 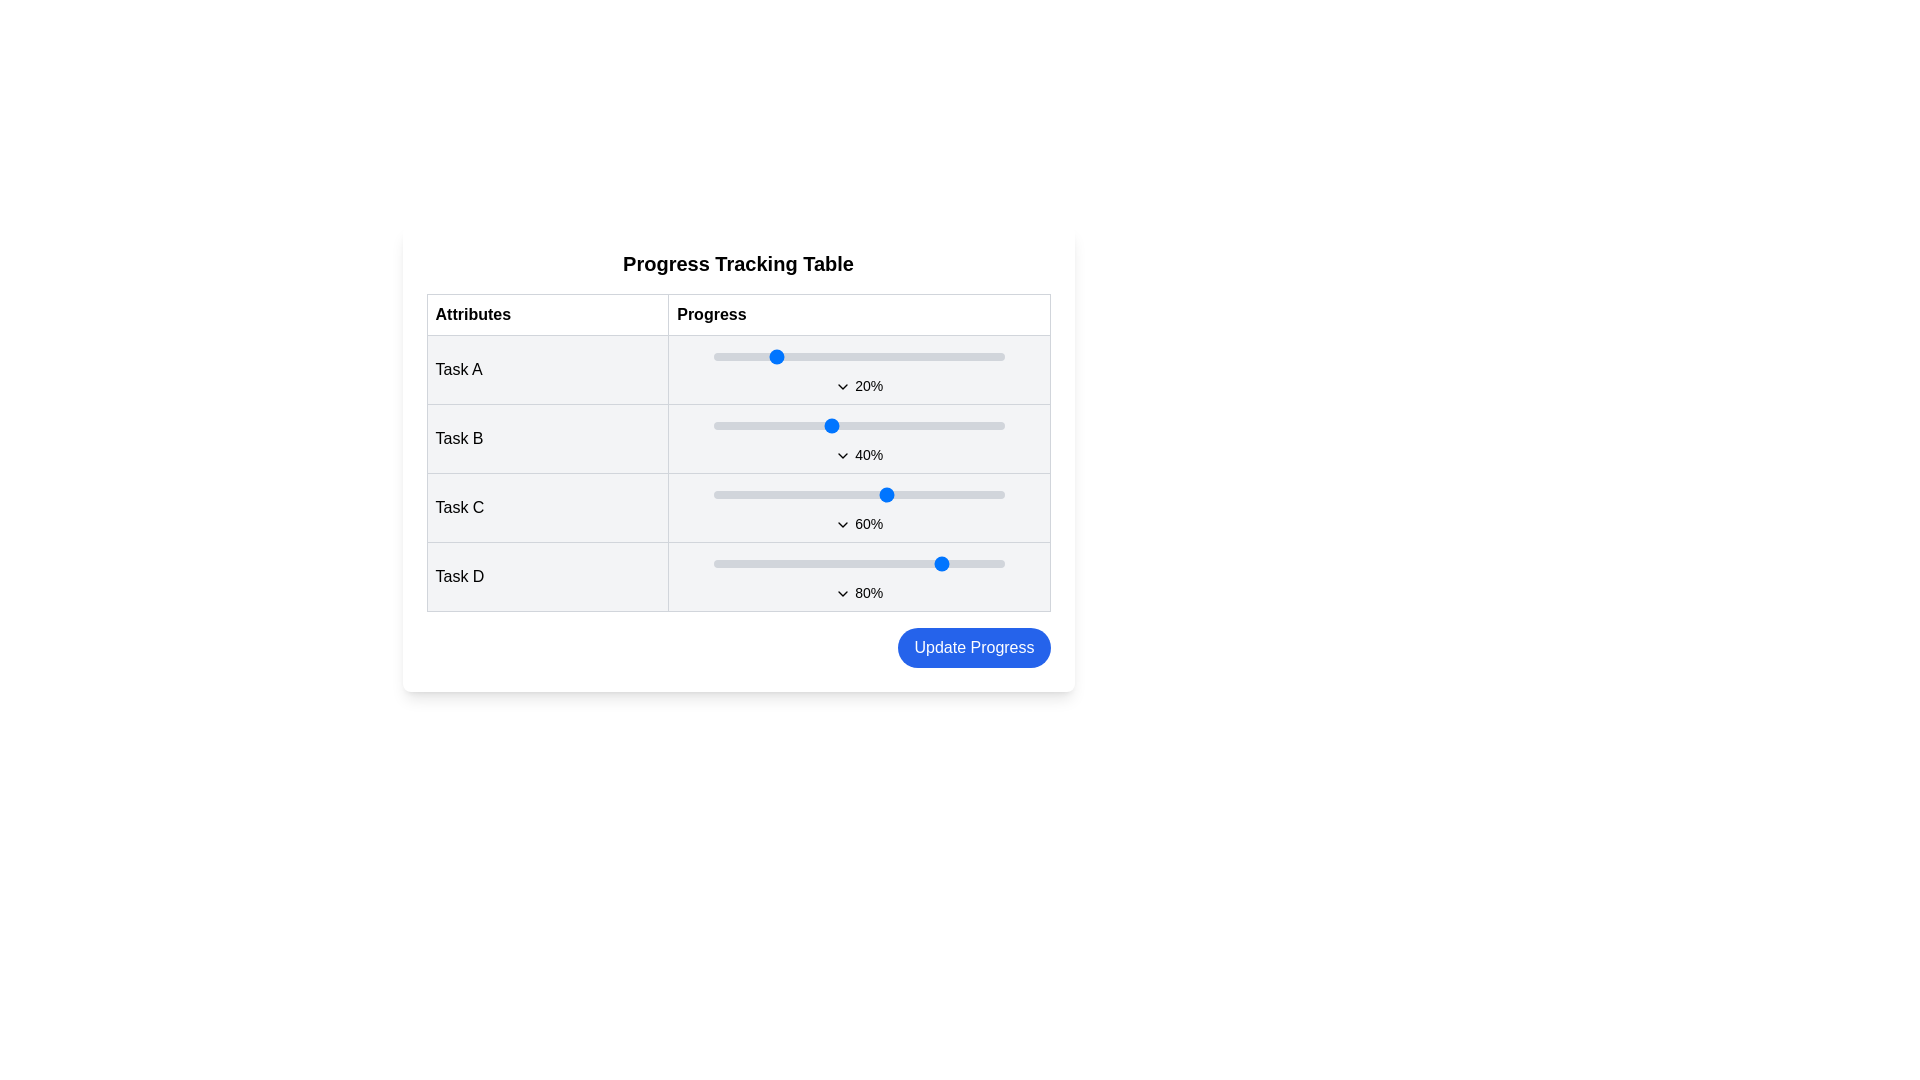 I want to click on progress for Task D, so click(x=907, y=563).